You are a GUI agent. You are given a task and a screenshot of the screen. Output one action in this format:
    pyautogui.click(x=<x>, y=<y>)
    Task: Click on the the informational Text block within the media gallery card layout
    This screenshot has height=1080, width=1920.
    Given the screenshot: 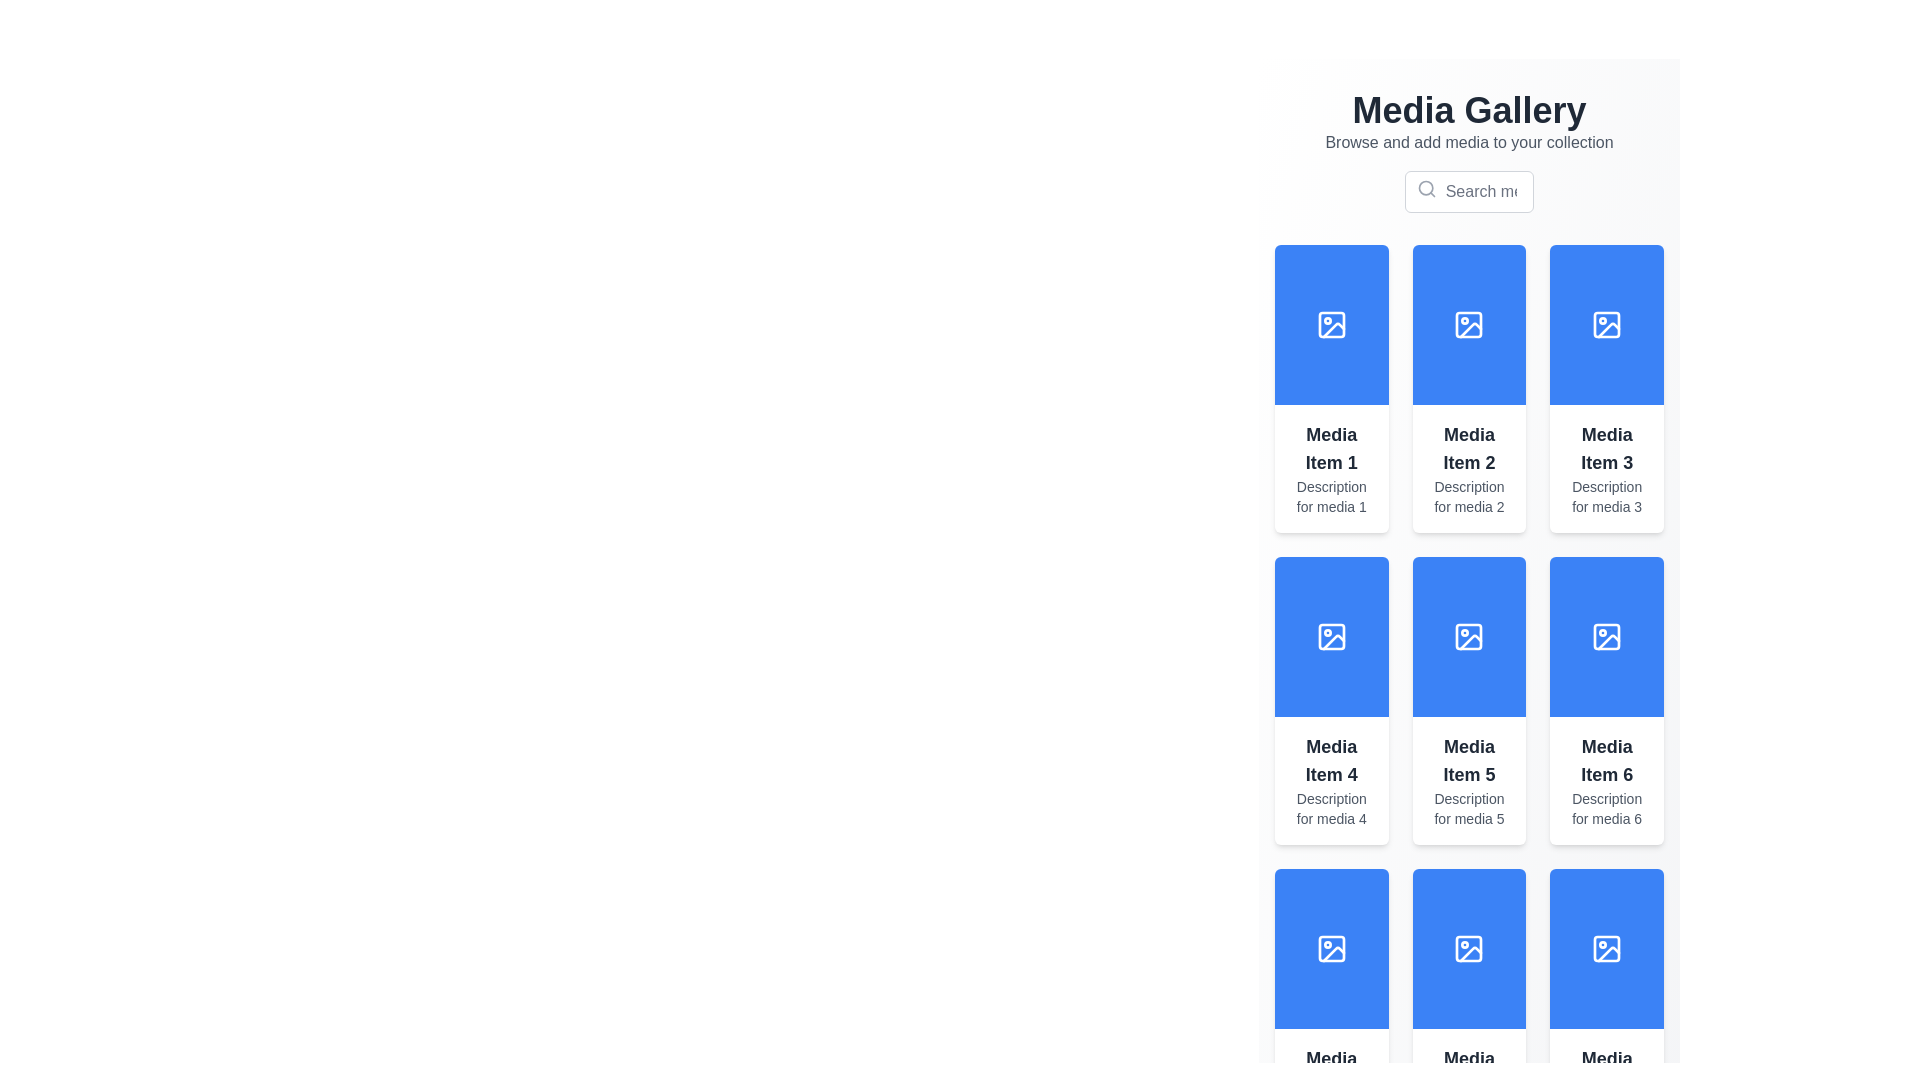 What is the action you would take?
    pyautogui.click(x=1331, y=779)
    